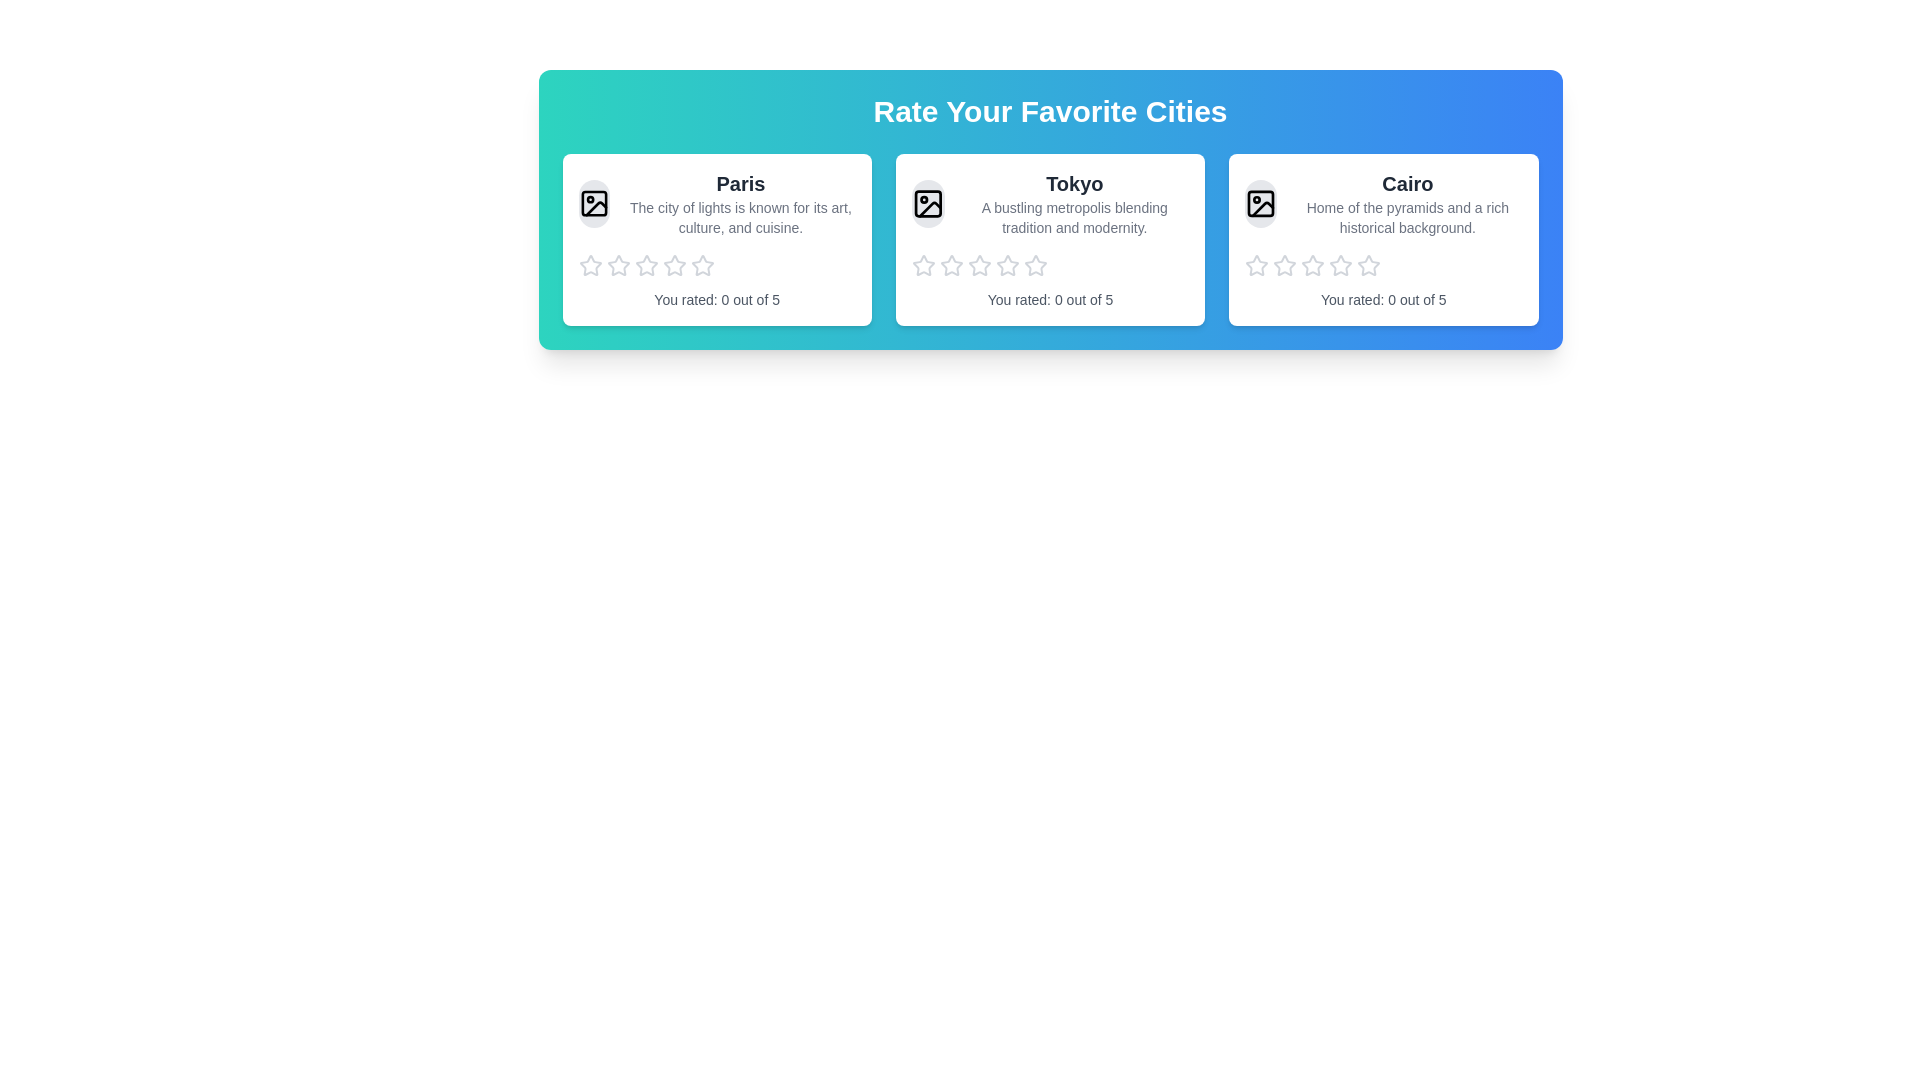 The image size is (1920, 1080). I want to click on the image placeholder element within the 'Tokyo' card, which is positioned to the left of the text content and aligns with the title 'Tokyo', so click(927, 204).